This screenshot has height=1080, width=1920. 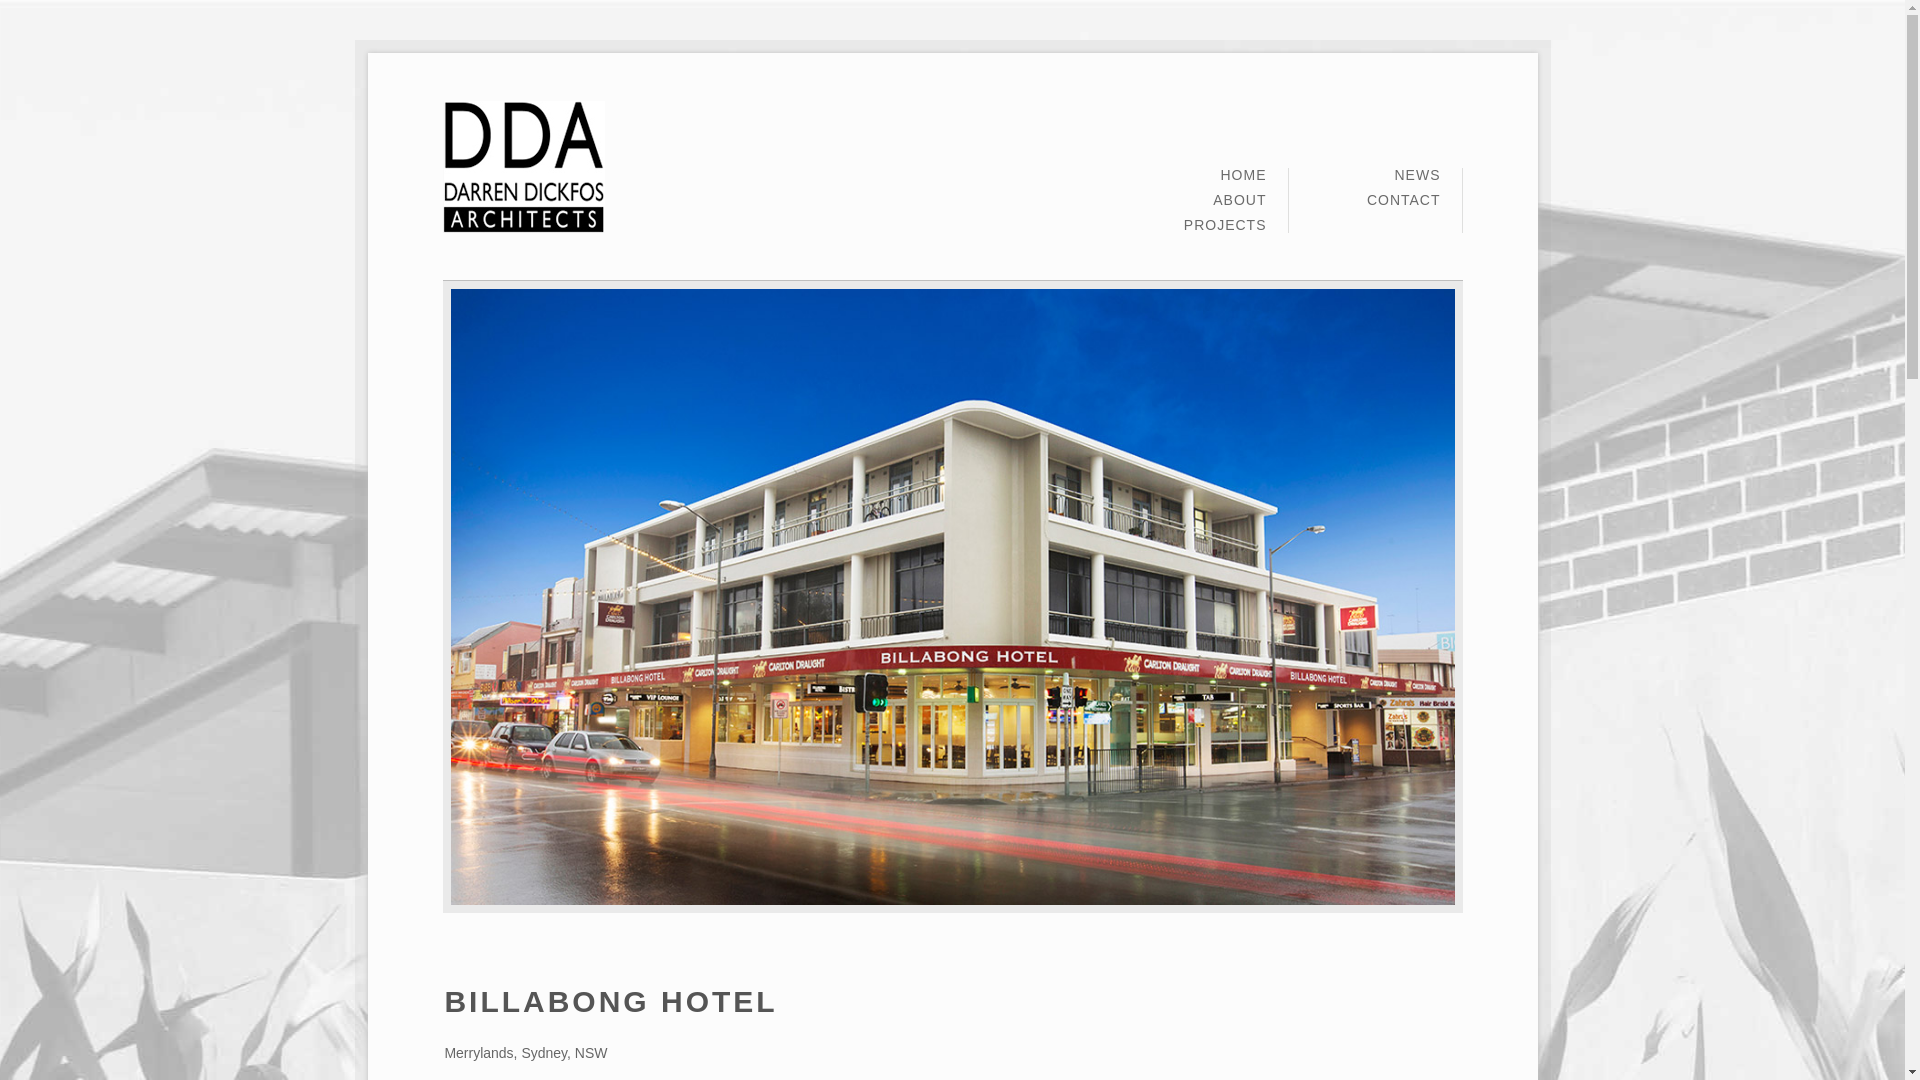 What do you see at coordinates (1415, 180) in the screenshot?
I see `'NEWS'` at bounding box center [1415, 180].